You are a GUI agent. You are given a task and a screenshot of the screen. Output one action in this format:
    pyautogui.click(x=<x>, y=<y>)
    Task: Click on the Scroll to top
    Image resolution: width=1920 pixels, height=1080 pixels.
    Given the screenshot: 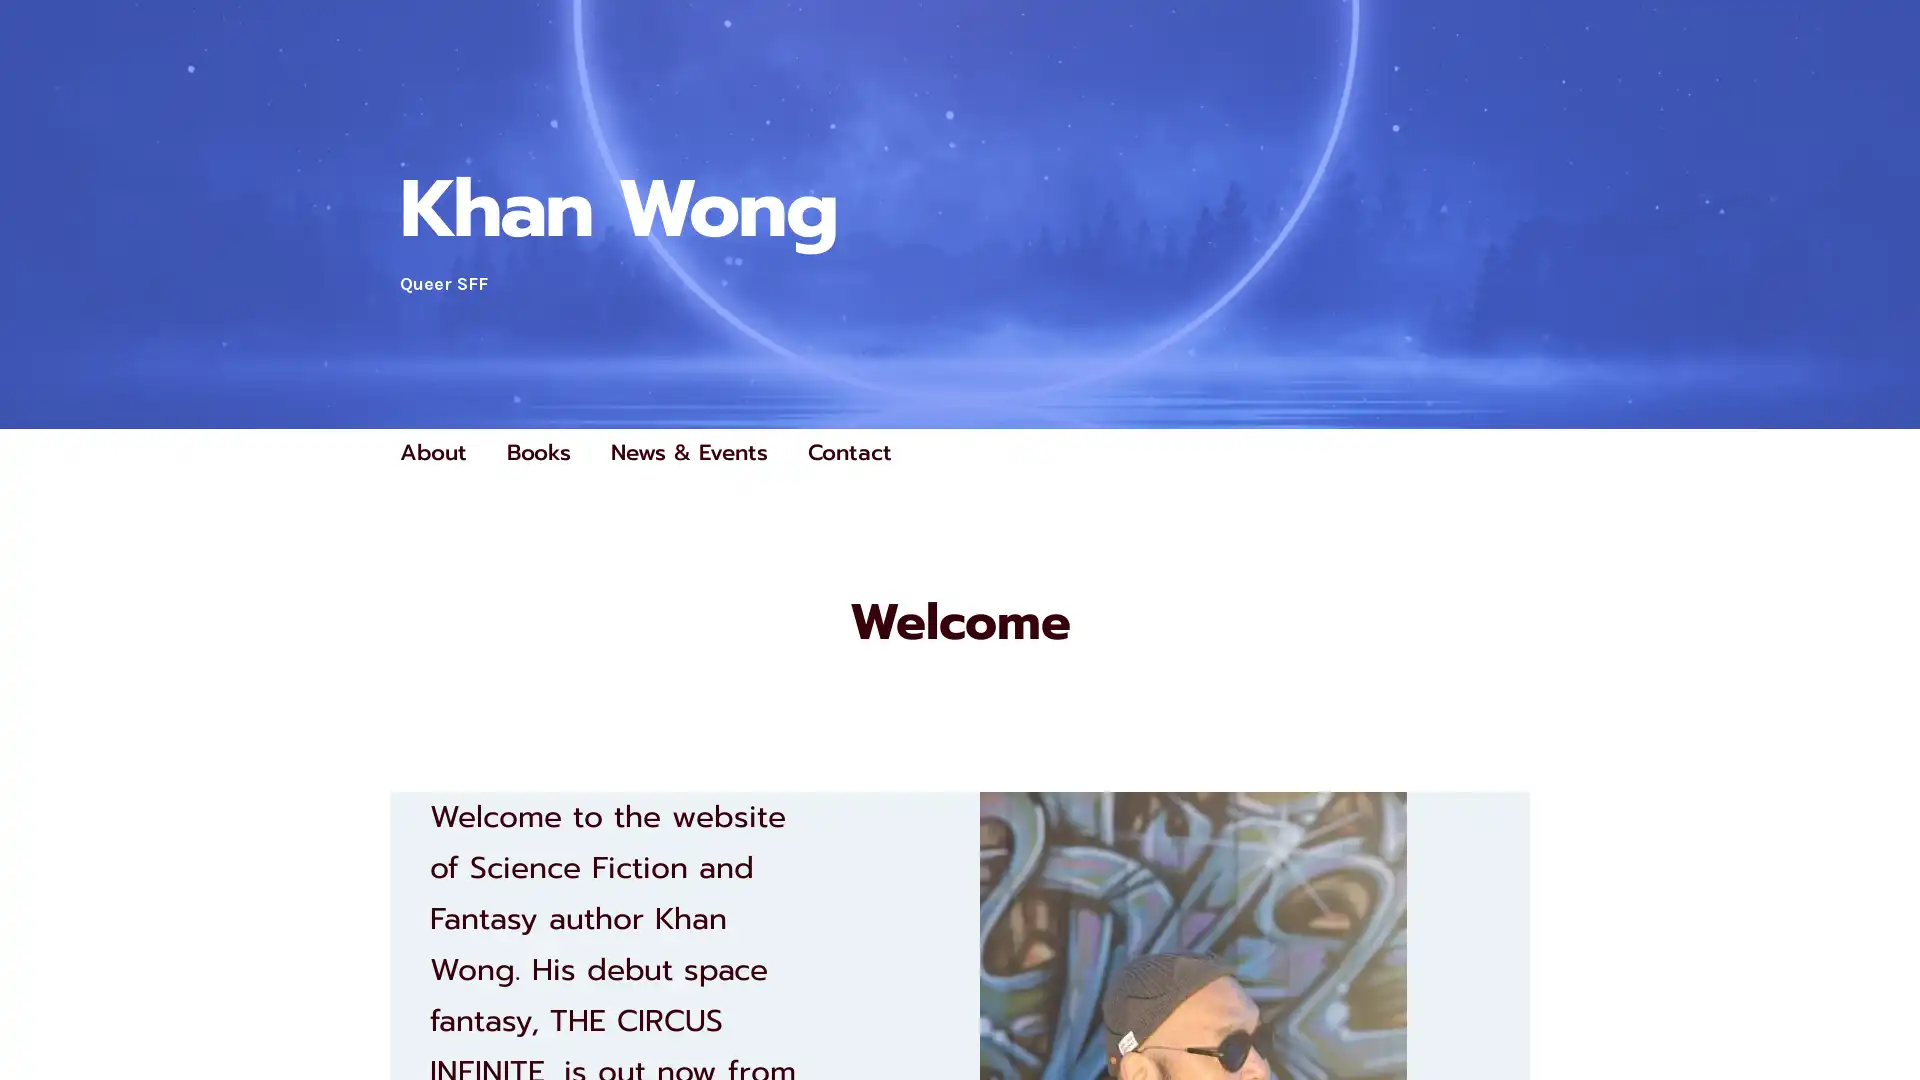 What is the action you would take?
    pyautogui.click(x=1881, y=1012)
    